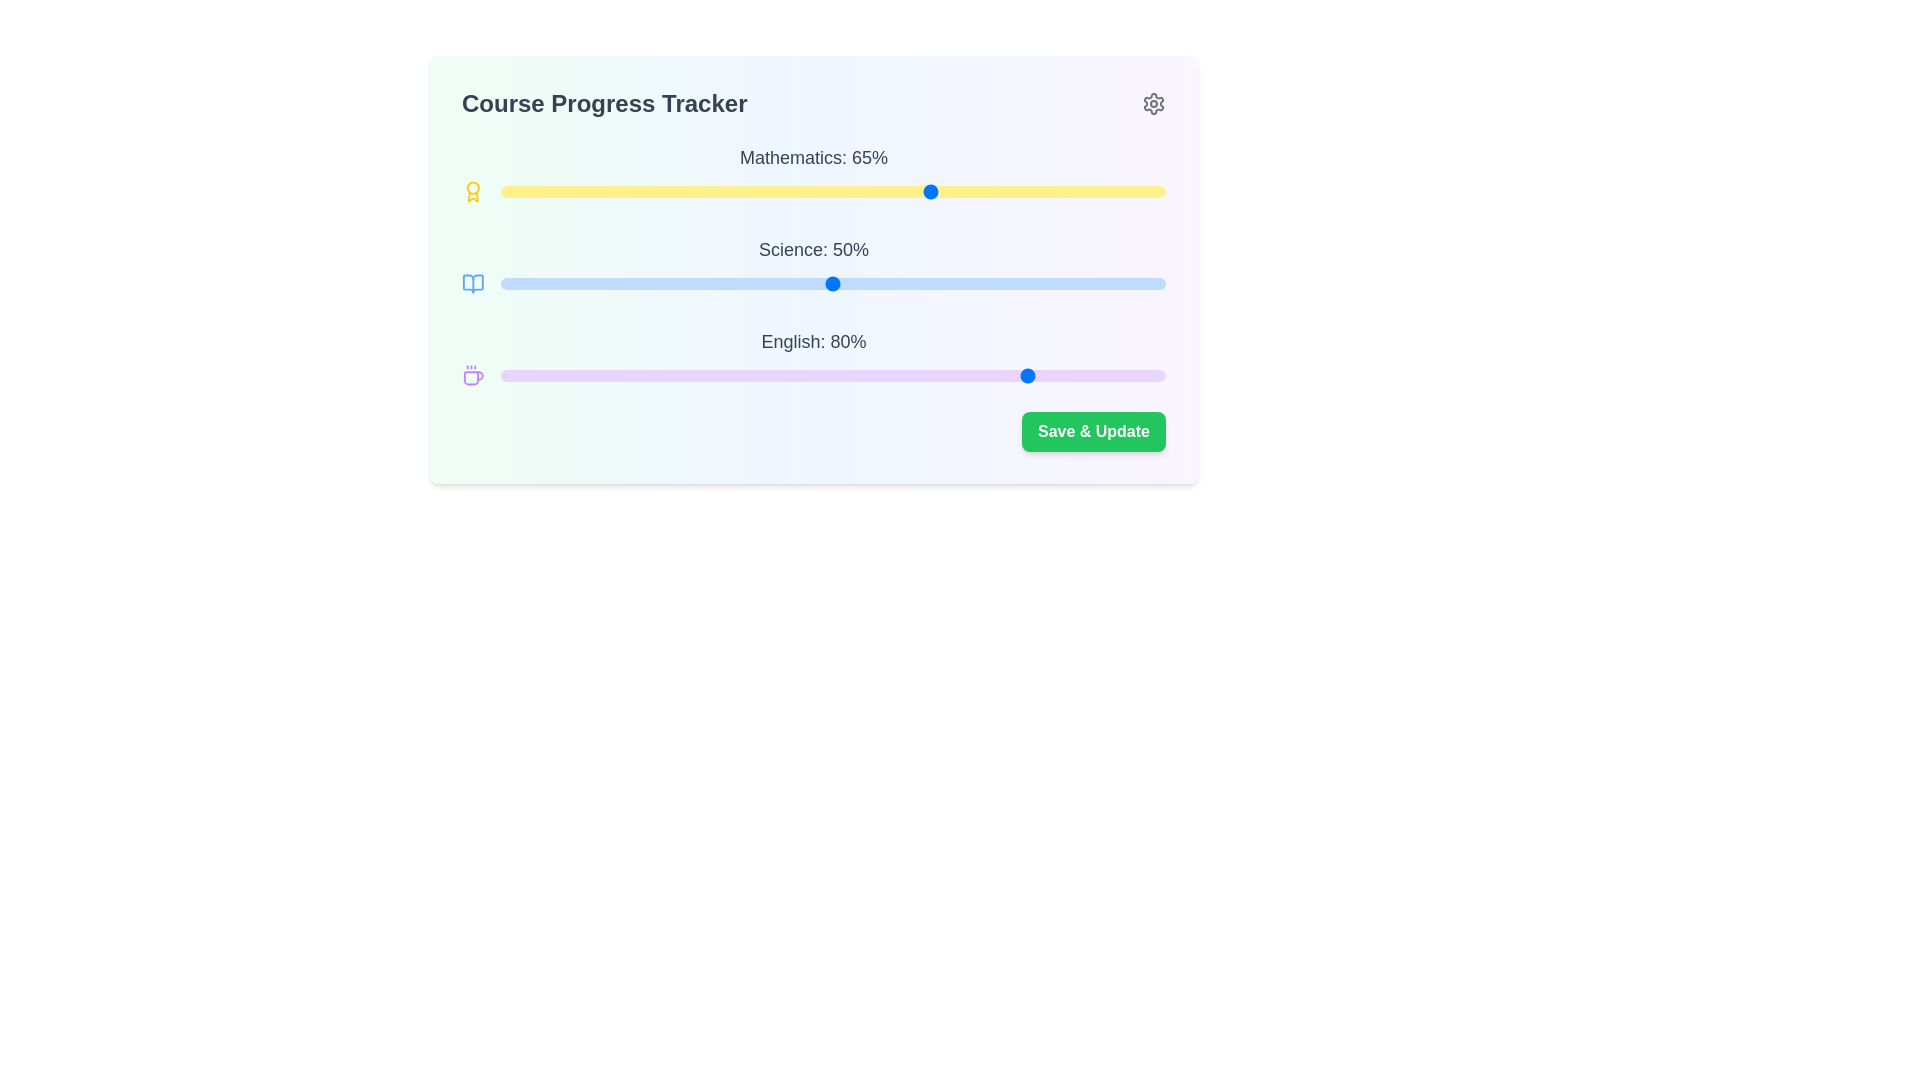 The image size is (1920, 1080). What do you see at coordinates (1093, 431) in the screenshot?
I see `the 'Save & Update' button with a green background and white text located at the bottom-right corner of the primary user interface panel to change its color` at bounding box center [1093, 431].